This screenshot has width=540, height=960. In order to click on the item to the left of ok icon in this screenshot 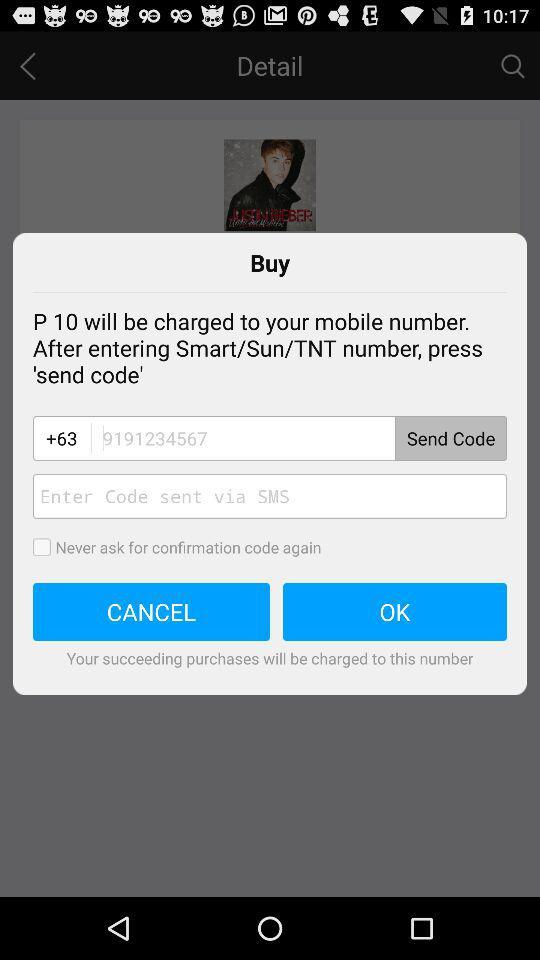, I will do `click(150, 611)`.